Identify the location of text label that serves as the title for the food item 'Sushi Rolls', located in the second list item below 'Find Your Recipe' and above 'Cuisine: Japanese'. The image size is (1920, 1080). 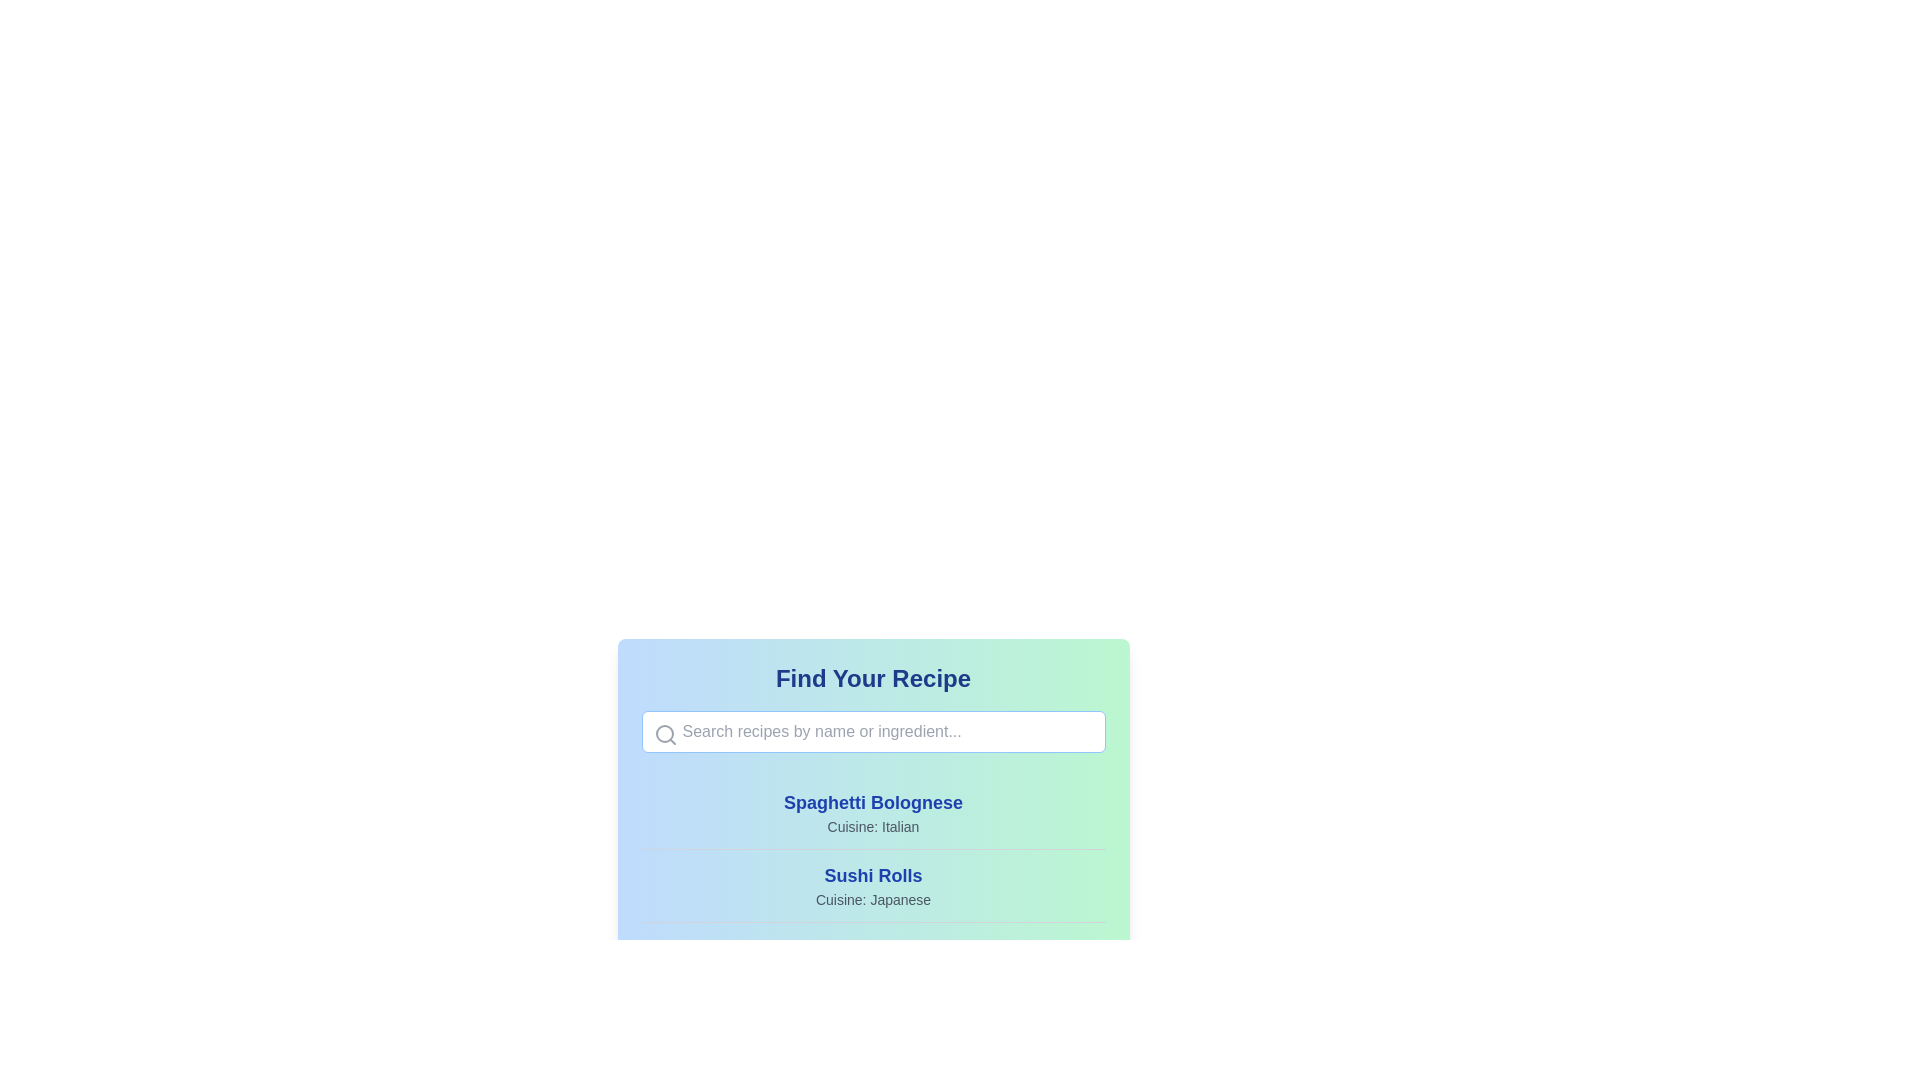
(873, 874).